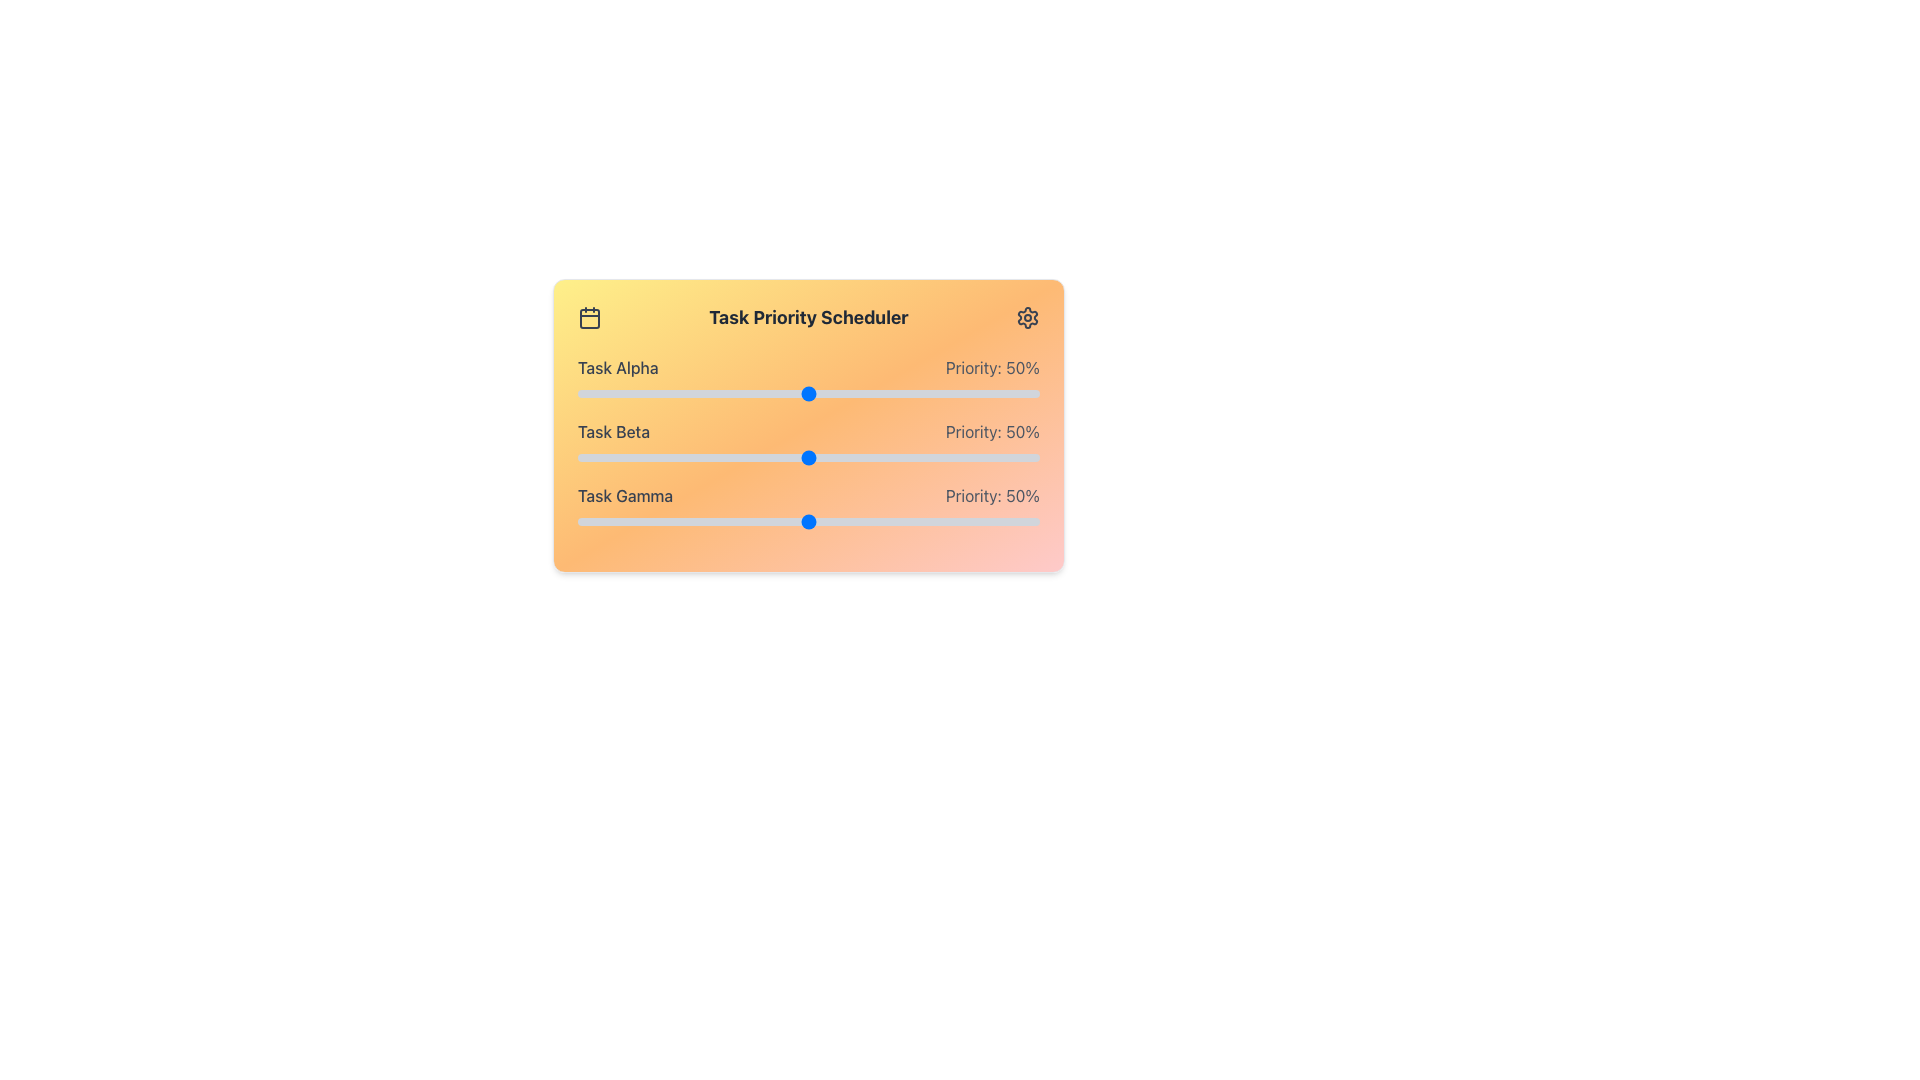 This screenshot has width=1920, height=1080. What do you see at coordinates (707, 458) in the screenshot?
I see `the "Task Beta" priority` at bounding box center [707, 458].